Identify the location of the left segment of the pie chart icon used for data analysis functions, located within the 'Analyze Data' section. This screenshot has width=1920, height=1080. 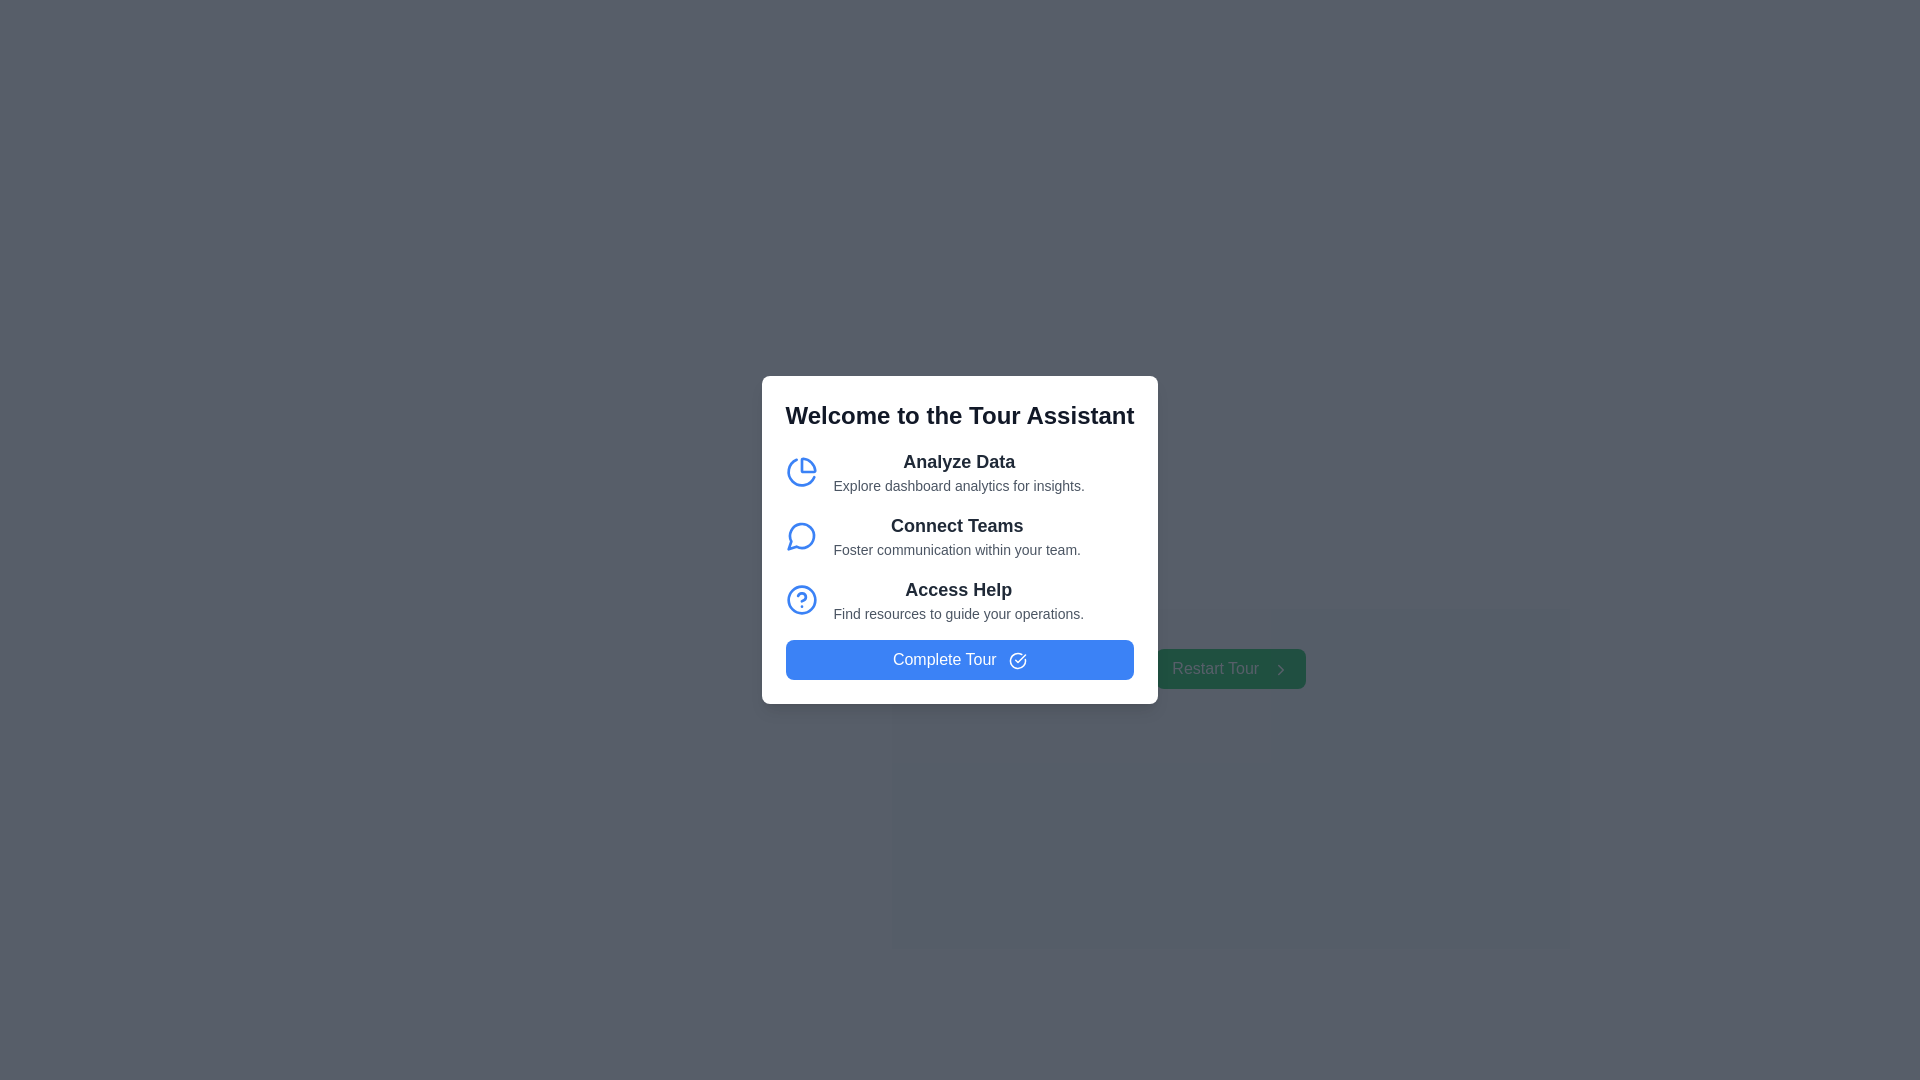
(801, 472).